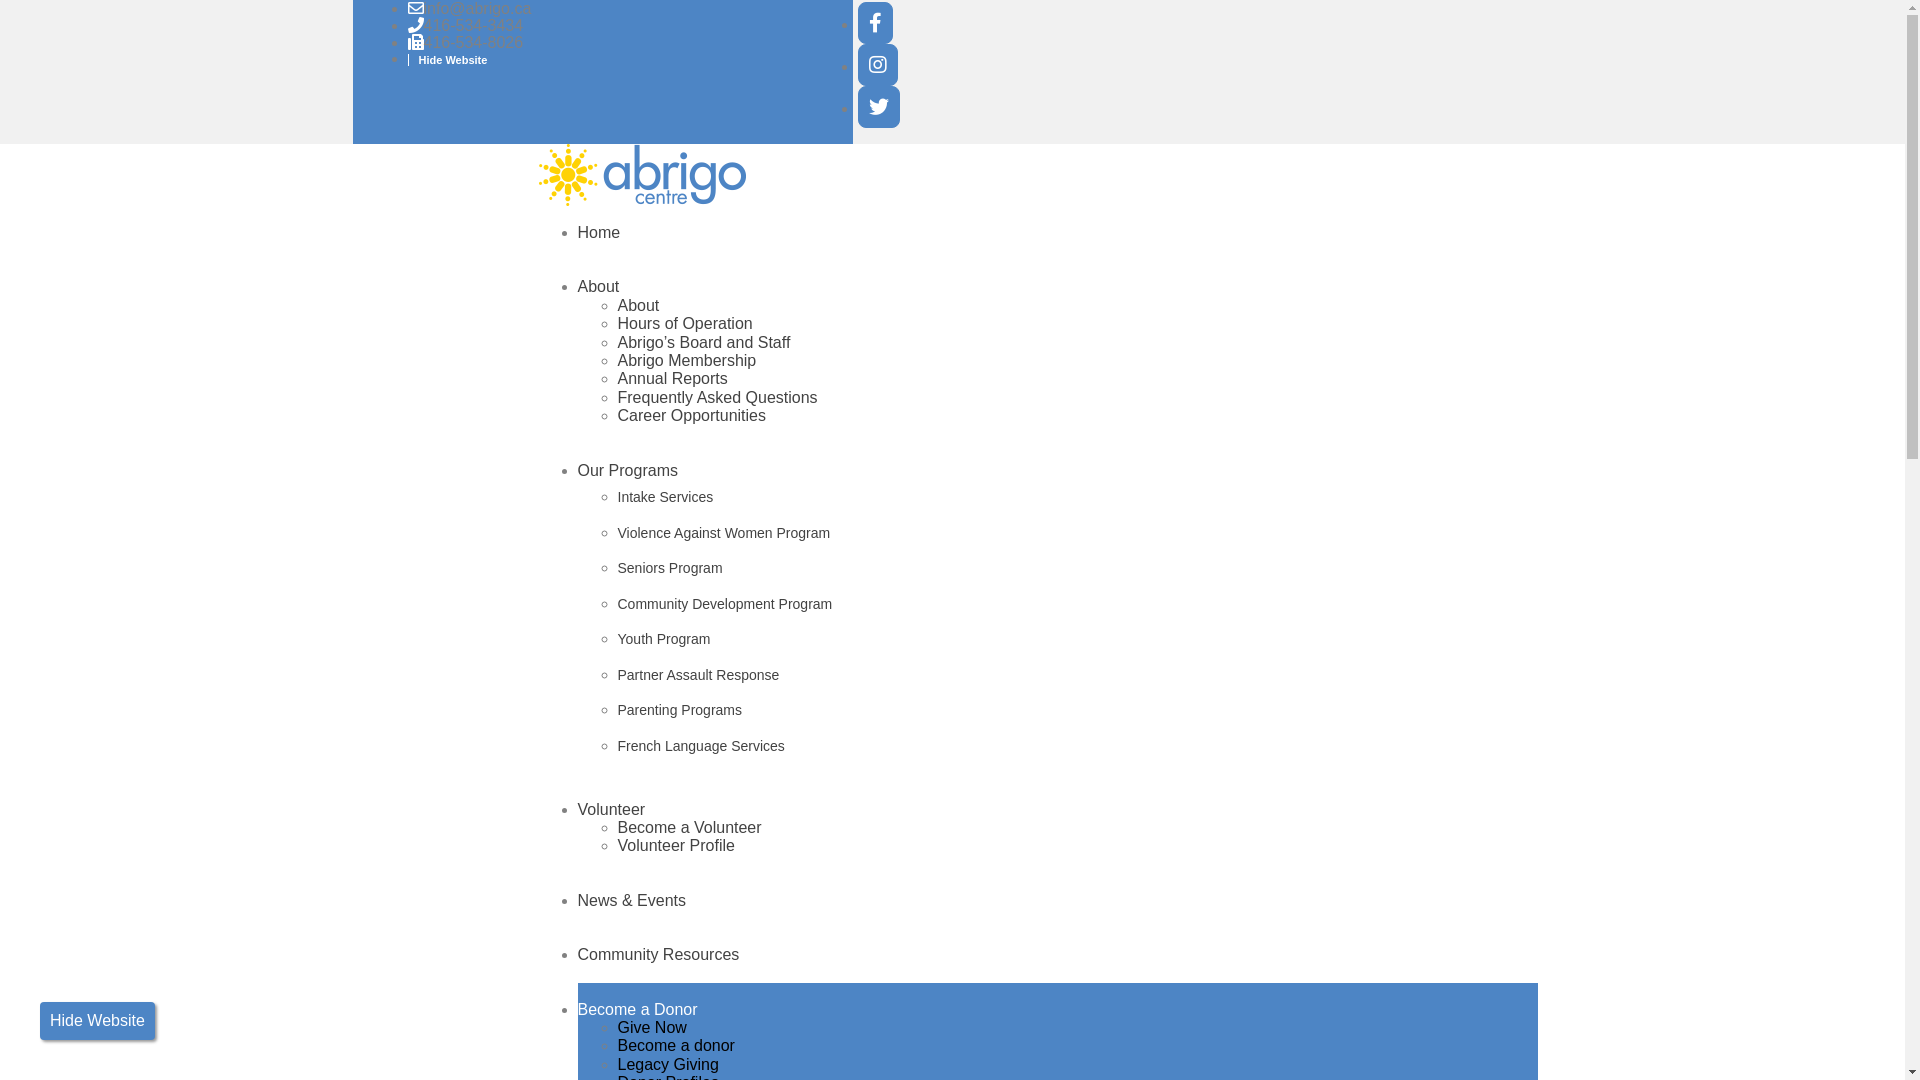 The height and width of the screenshot is (1080, 1920). Describe the element at coordinates (637, 1009) in the screenshot. I see `'Become a Donor'` at that location.